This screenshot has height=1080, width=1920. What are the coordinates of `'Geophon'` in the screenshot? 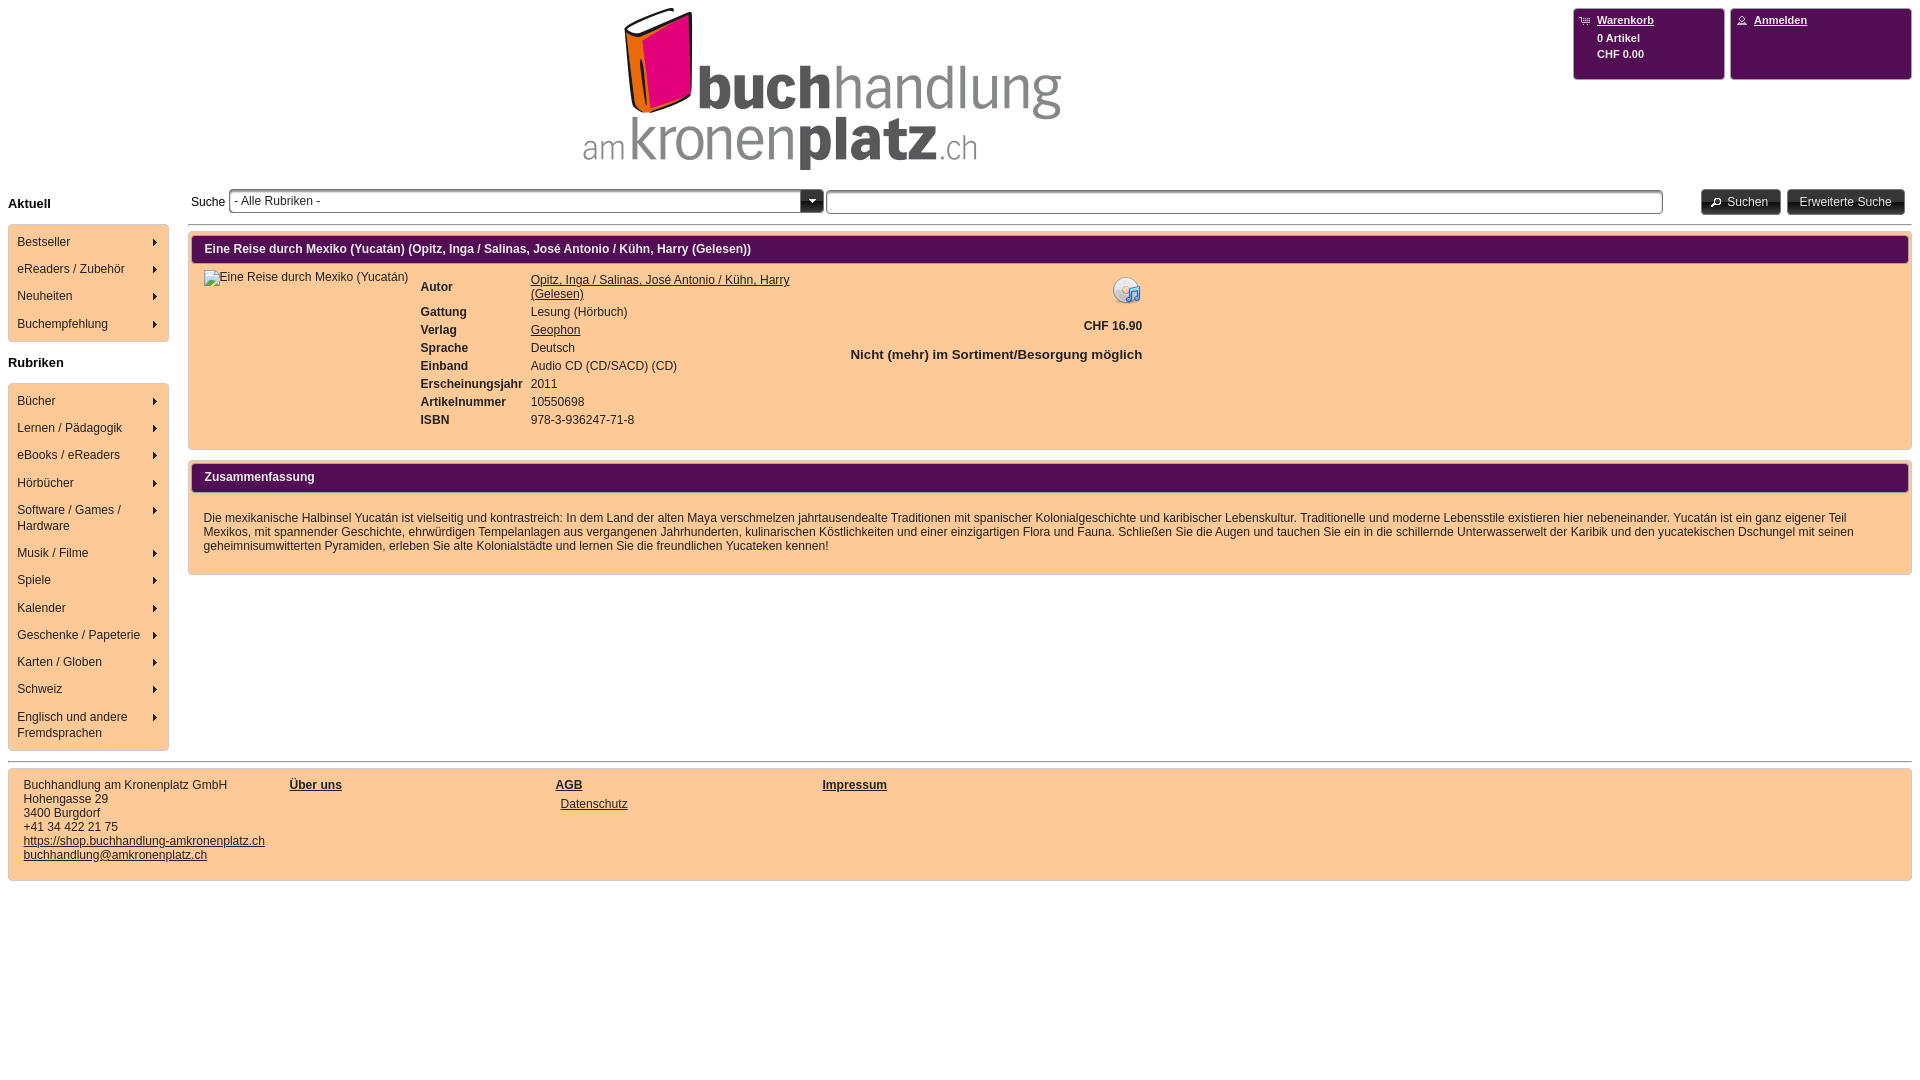 It's located at (531, 329).